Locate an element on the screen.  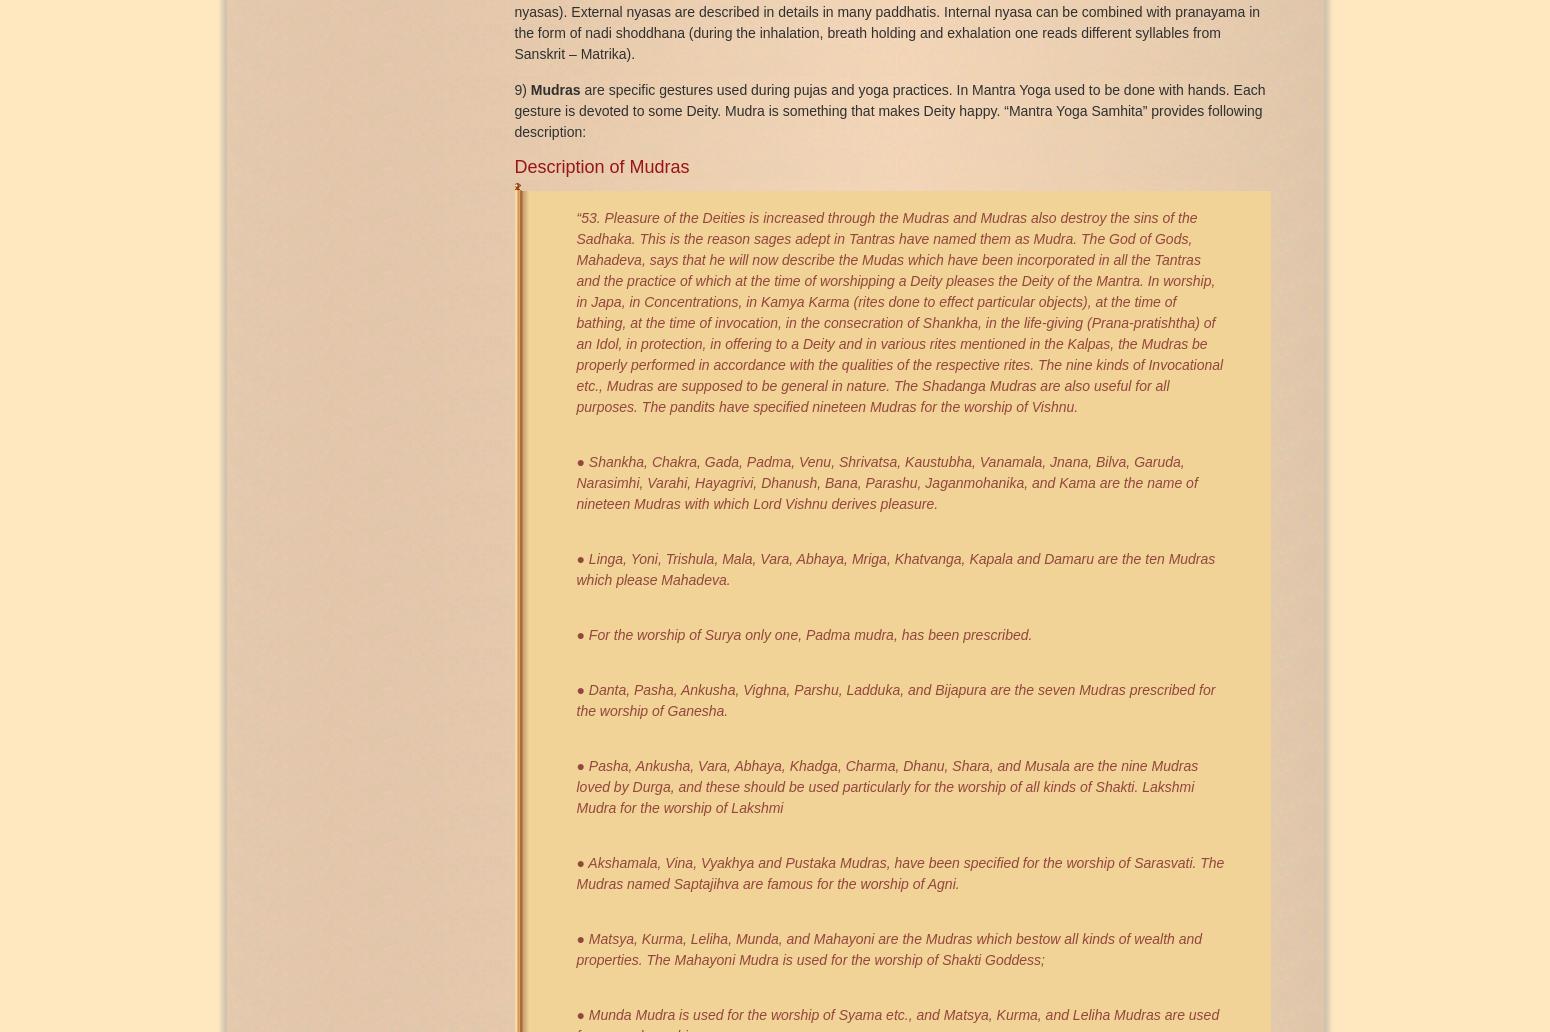
'● Linga, Yoni, Trishula, Mala, Vara, Abhaya, Mriga, Khatvanga, Kapala and Damaru are the ten Mudras which please Mahadeva.' is located at coordinates (895, 568).